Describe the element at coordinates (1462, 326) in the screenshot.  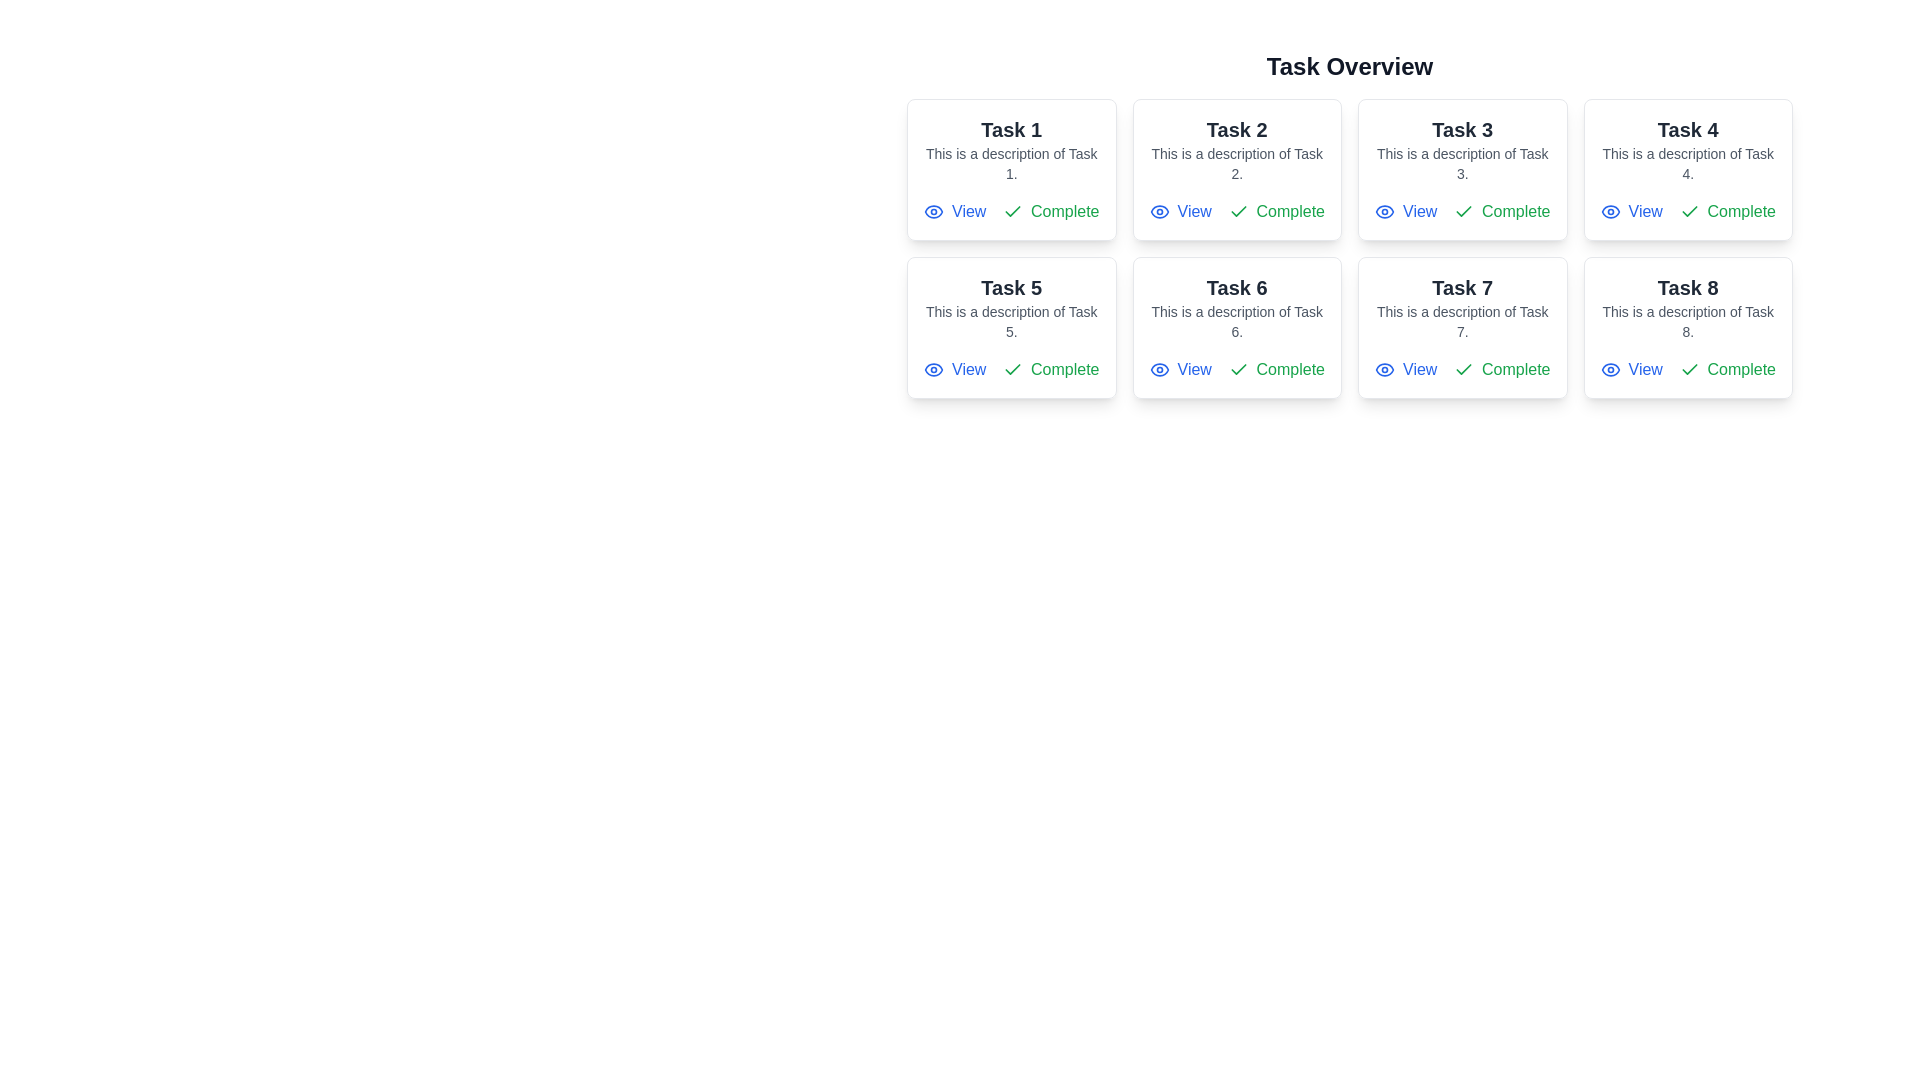
I see `the task card located in the bottom row, third column of the task management interface` at that location.